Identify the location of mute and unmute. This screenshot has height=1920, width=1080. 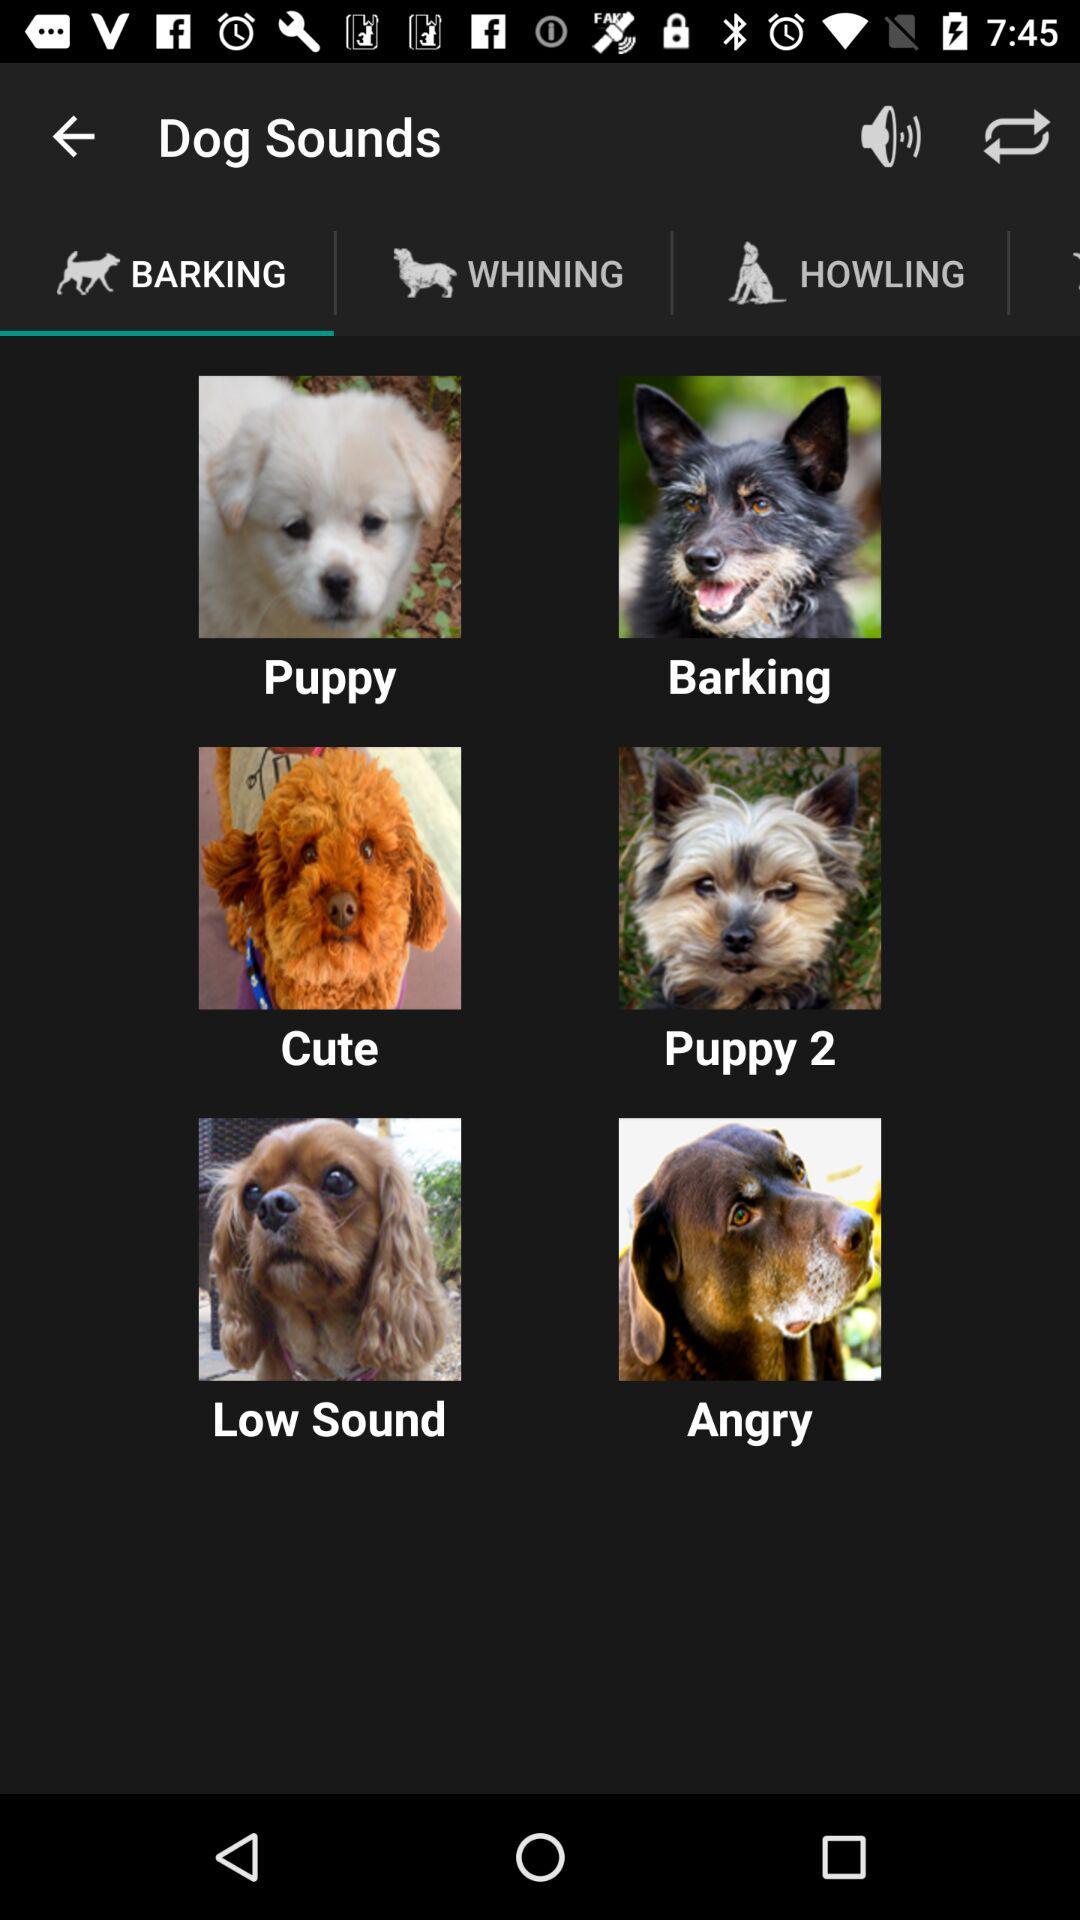
(890, 135).